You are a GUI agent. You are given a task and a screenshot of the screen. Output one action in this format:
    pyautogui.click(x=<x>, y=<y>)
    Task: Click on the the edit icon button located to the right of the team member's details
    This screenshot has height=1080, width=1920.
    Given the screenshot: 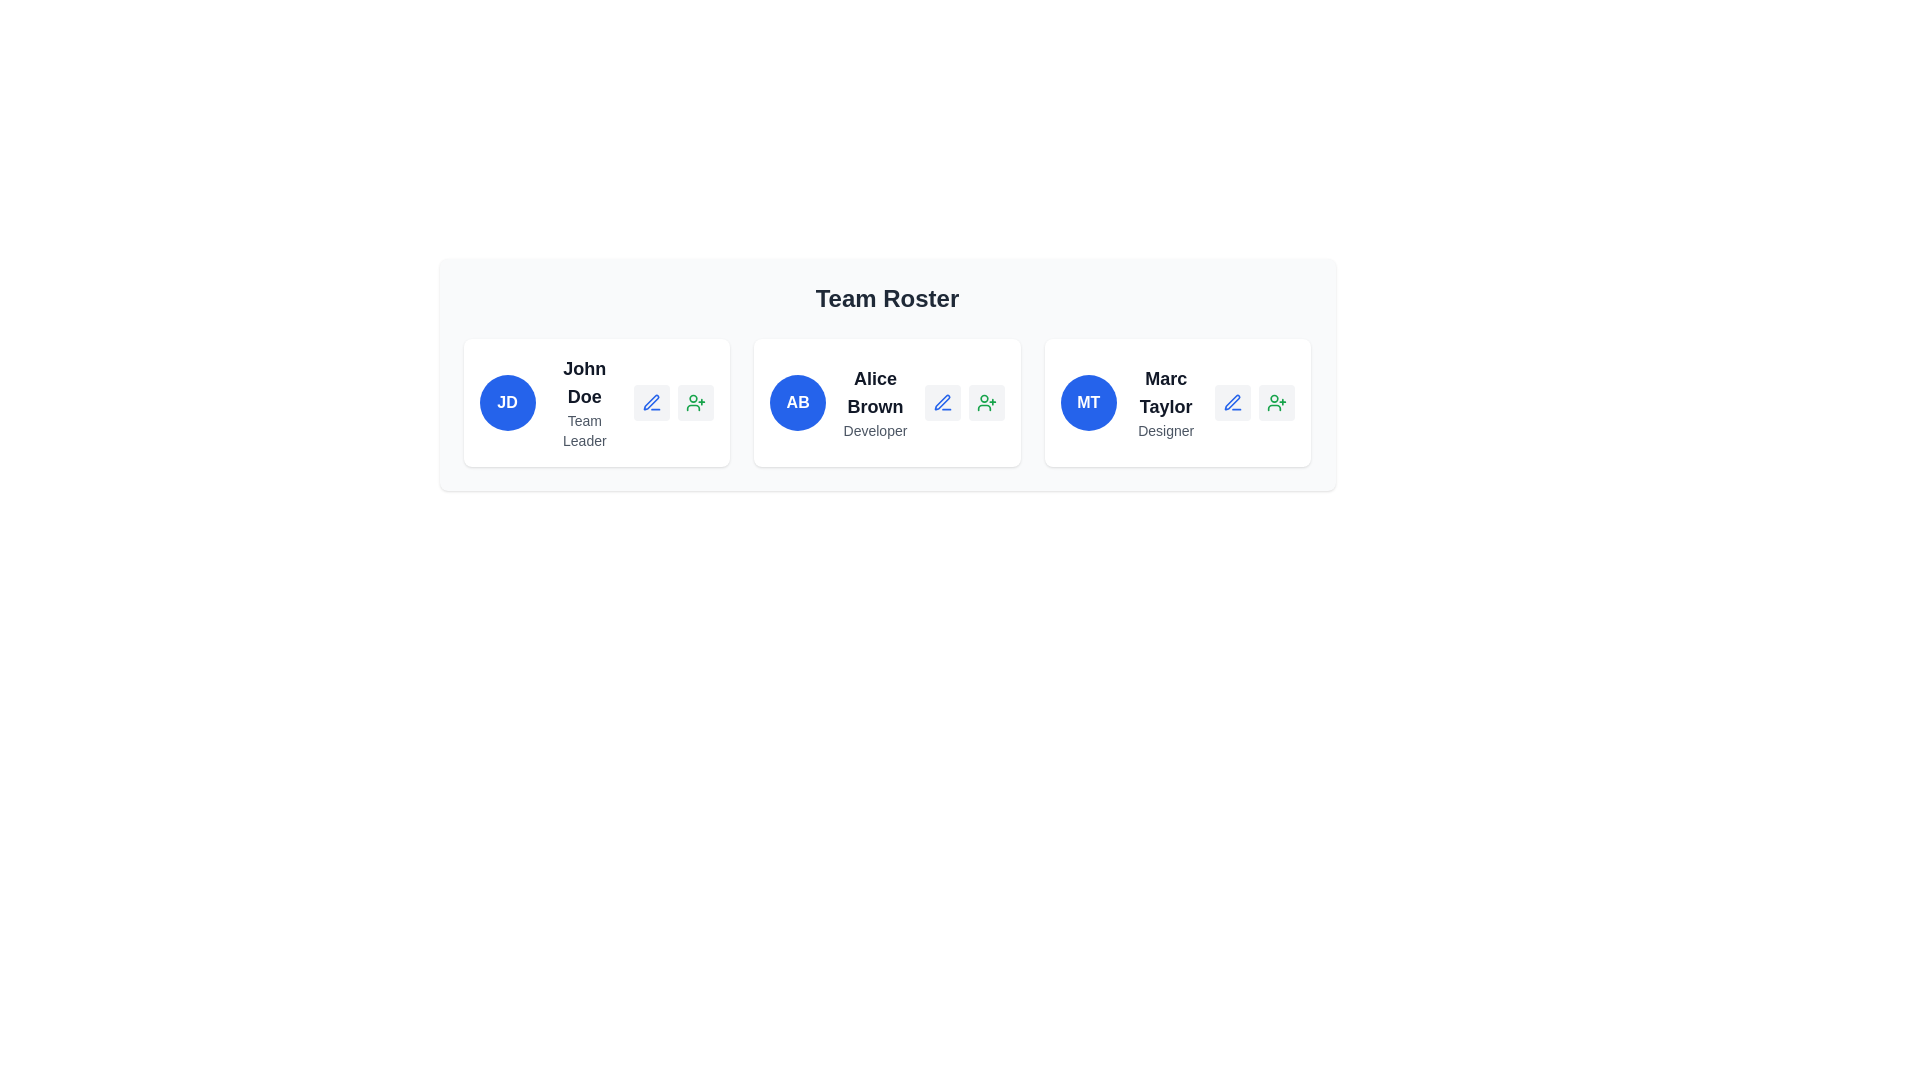 What is the action you would take?
    pyautogui.click(x=1232, y=402)
    